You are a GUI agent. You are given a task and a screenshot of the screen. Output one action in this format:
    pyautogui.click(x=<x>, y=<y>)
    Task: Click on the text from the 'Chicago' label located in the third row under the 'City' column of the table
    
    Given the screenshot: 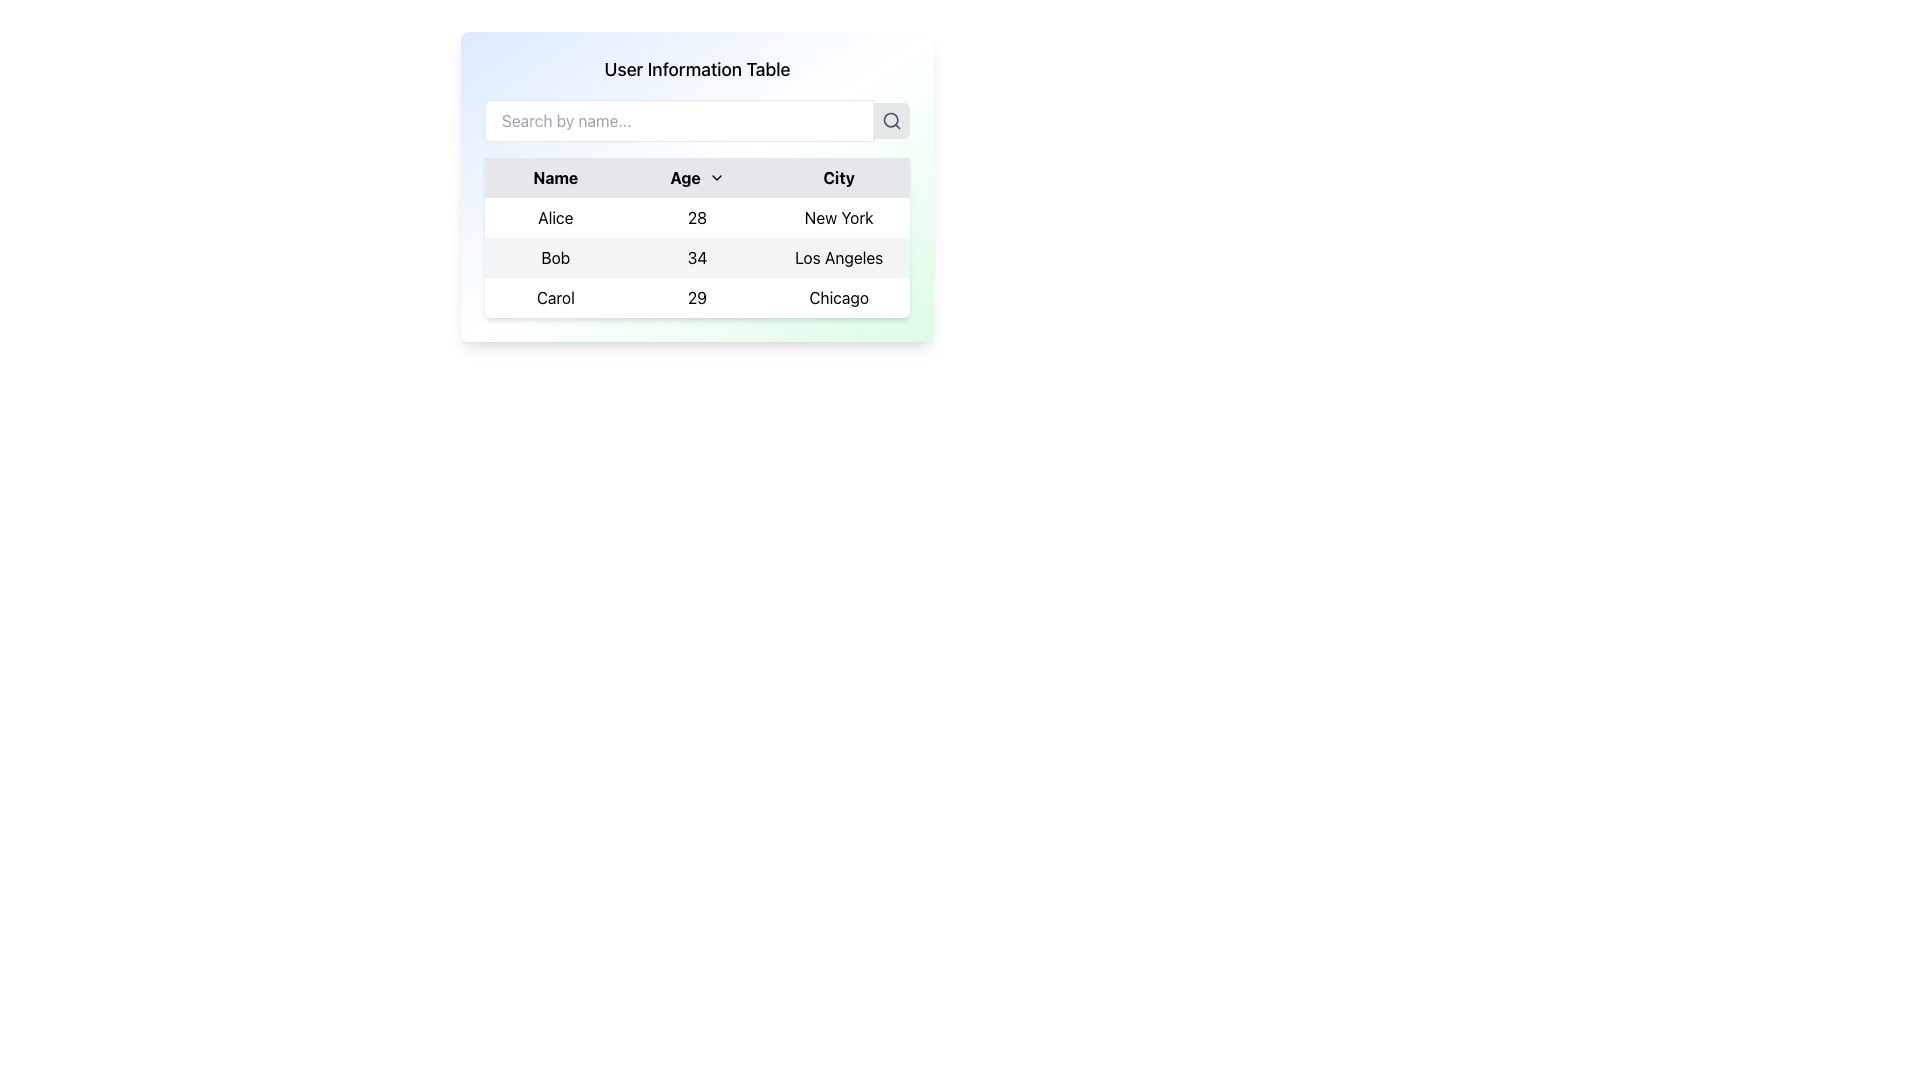 What is the action you would take?
    pyautogui.click(x=839, y=297)
    